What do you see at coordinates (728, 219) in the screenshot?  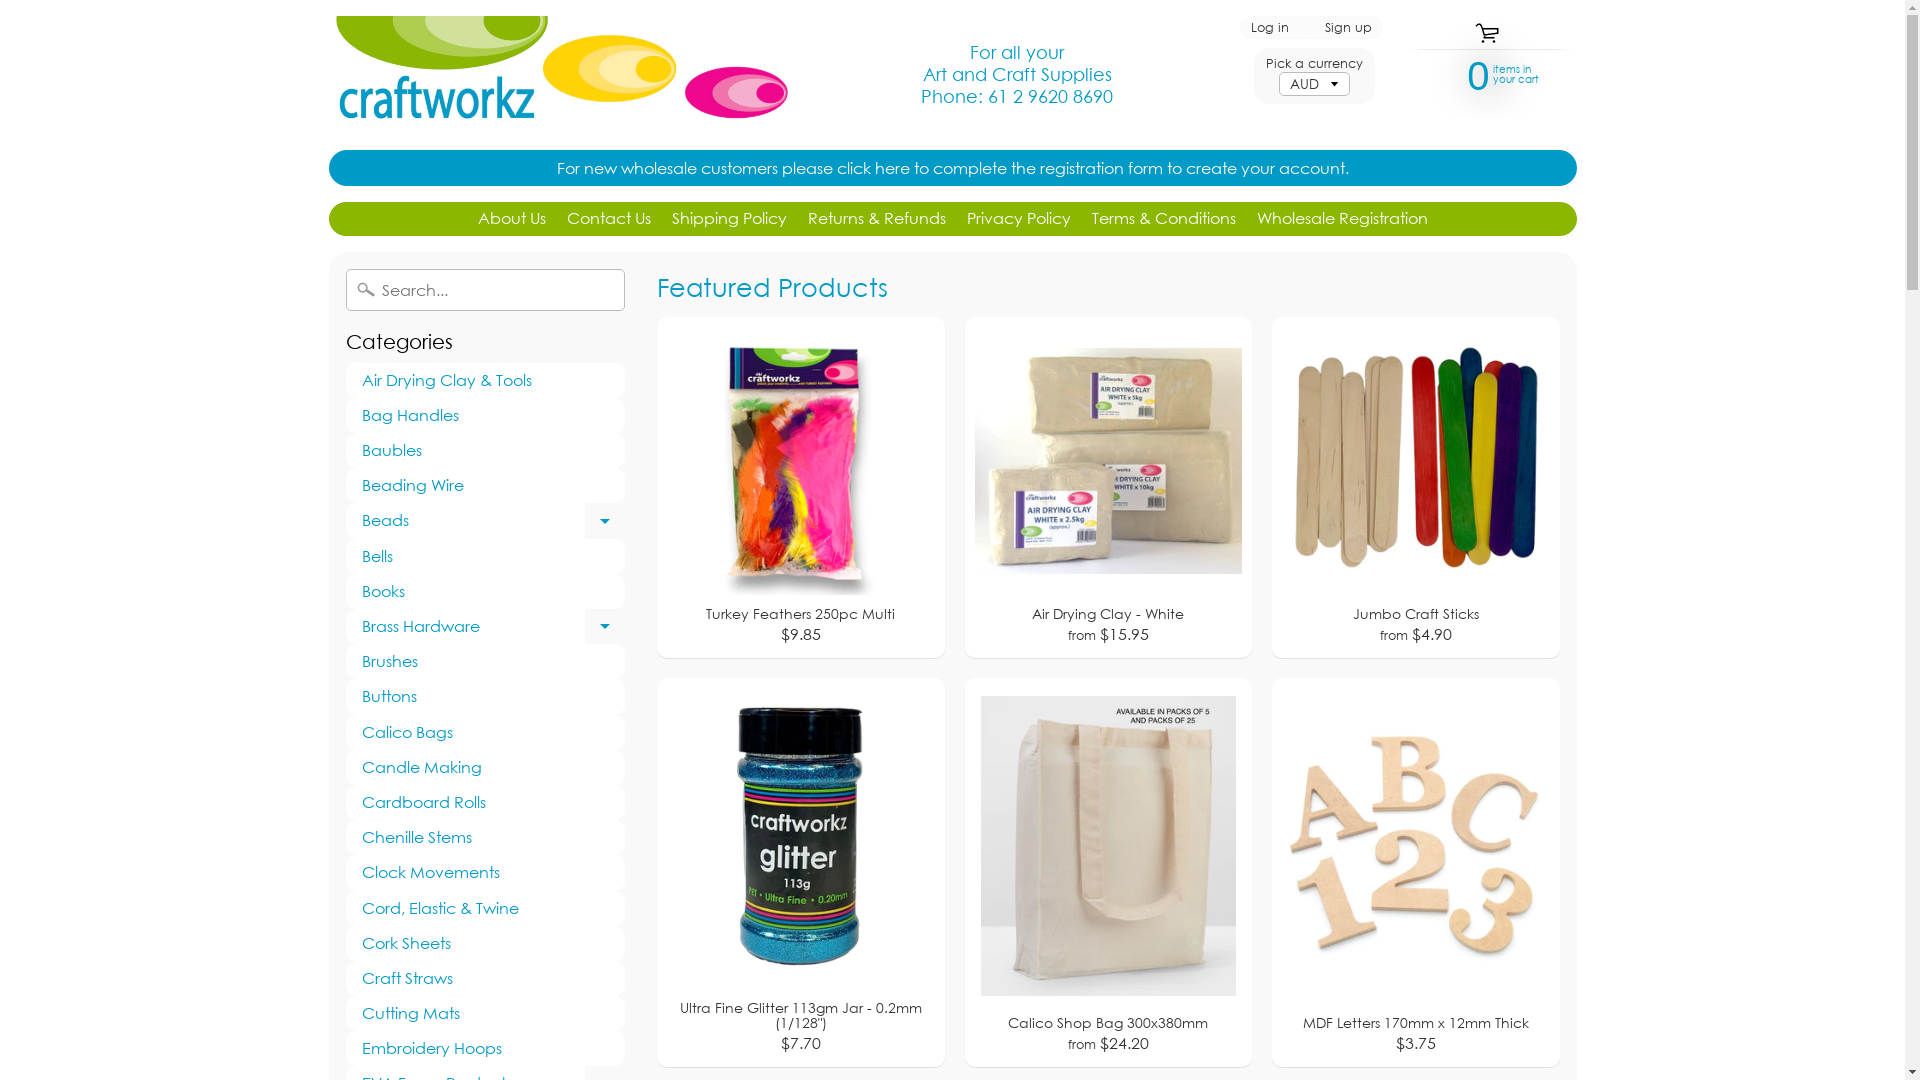 I see `'Shipping Policy'` at bounding box center [728, 219].